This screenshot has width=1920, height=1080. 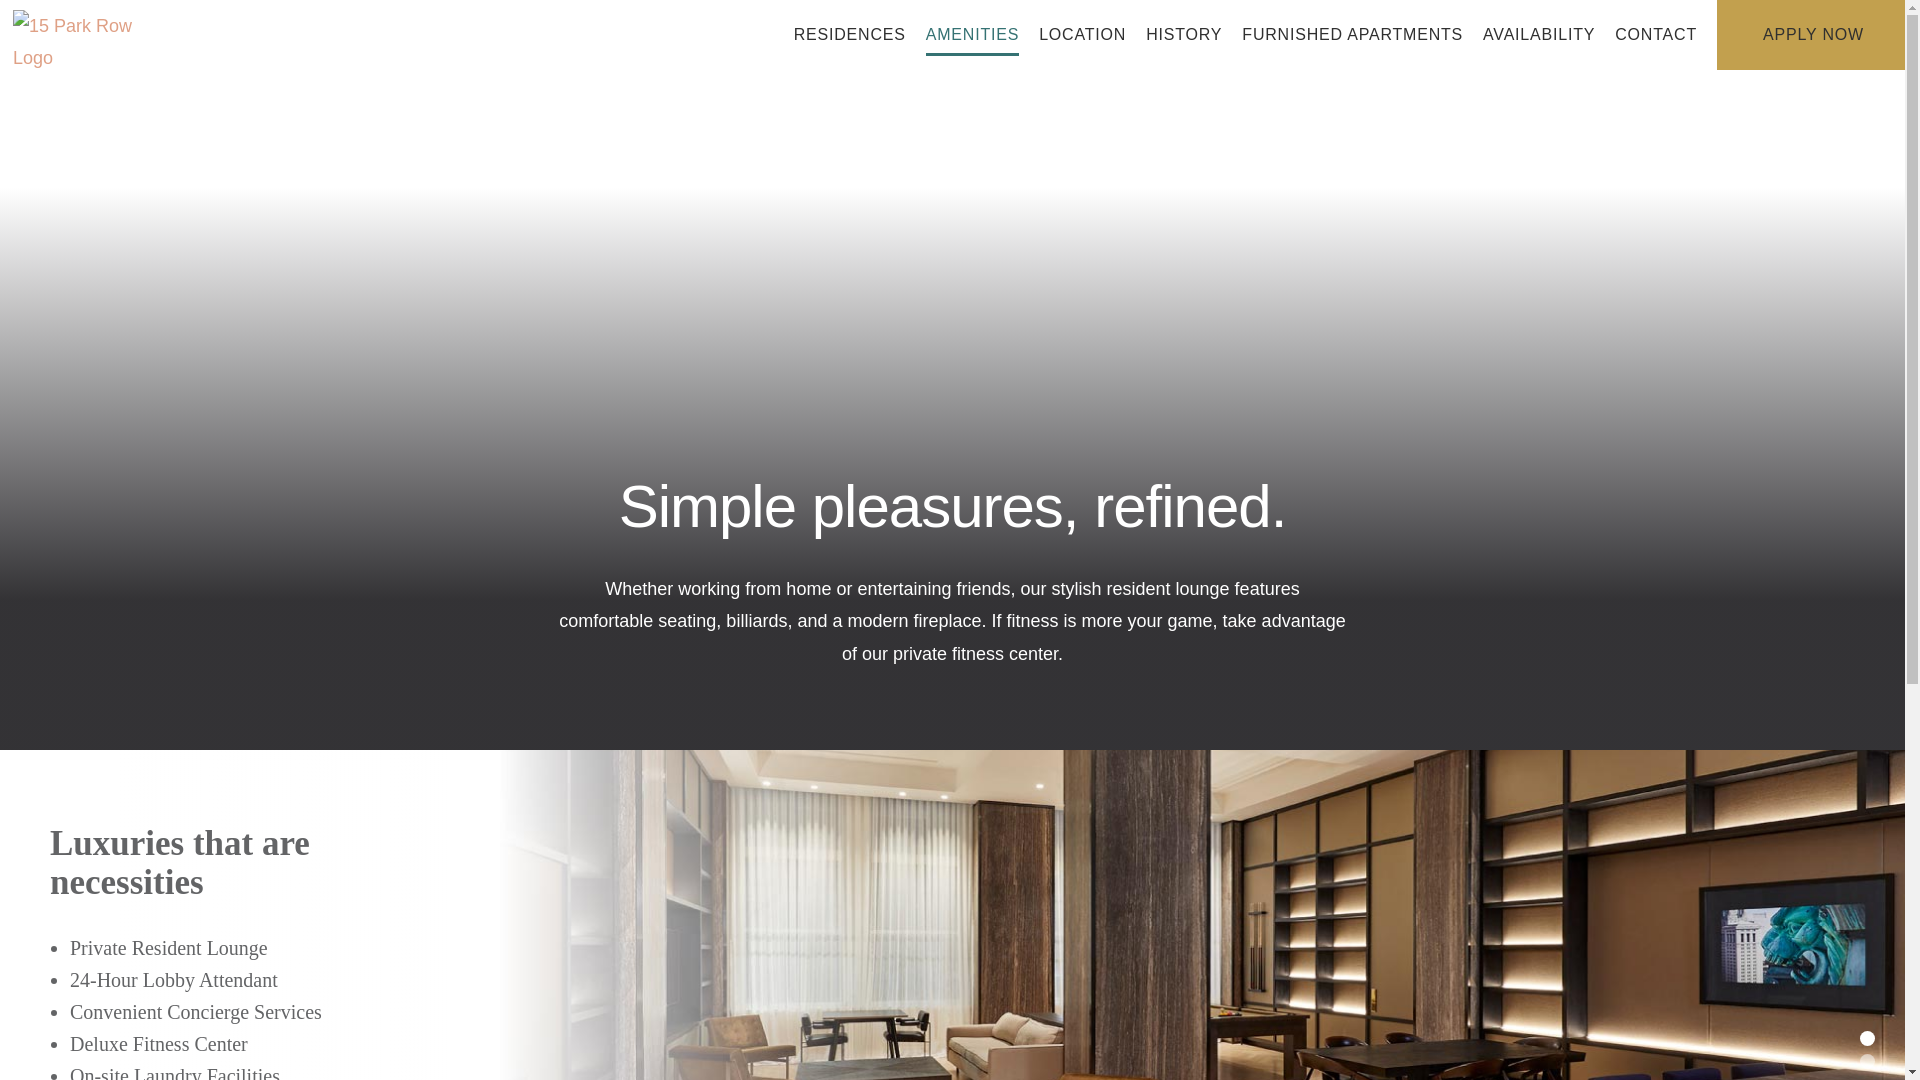 I want to click on 'FURNISHED APARTMENTS', so click(x=1352, y=34).